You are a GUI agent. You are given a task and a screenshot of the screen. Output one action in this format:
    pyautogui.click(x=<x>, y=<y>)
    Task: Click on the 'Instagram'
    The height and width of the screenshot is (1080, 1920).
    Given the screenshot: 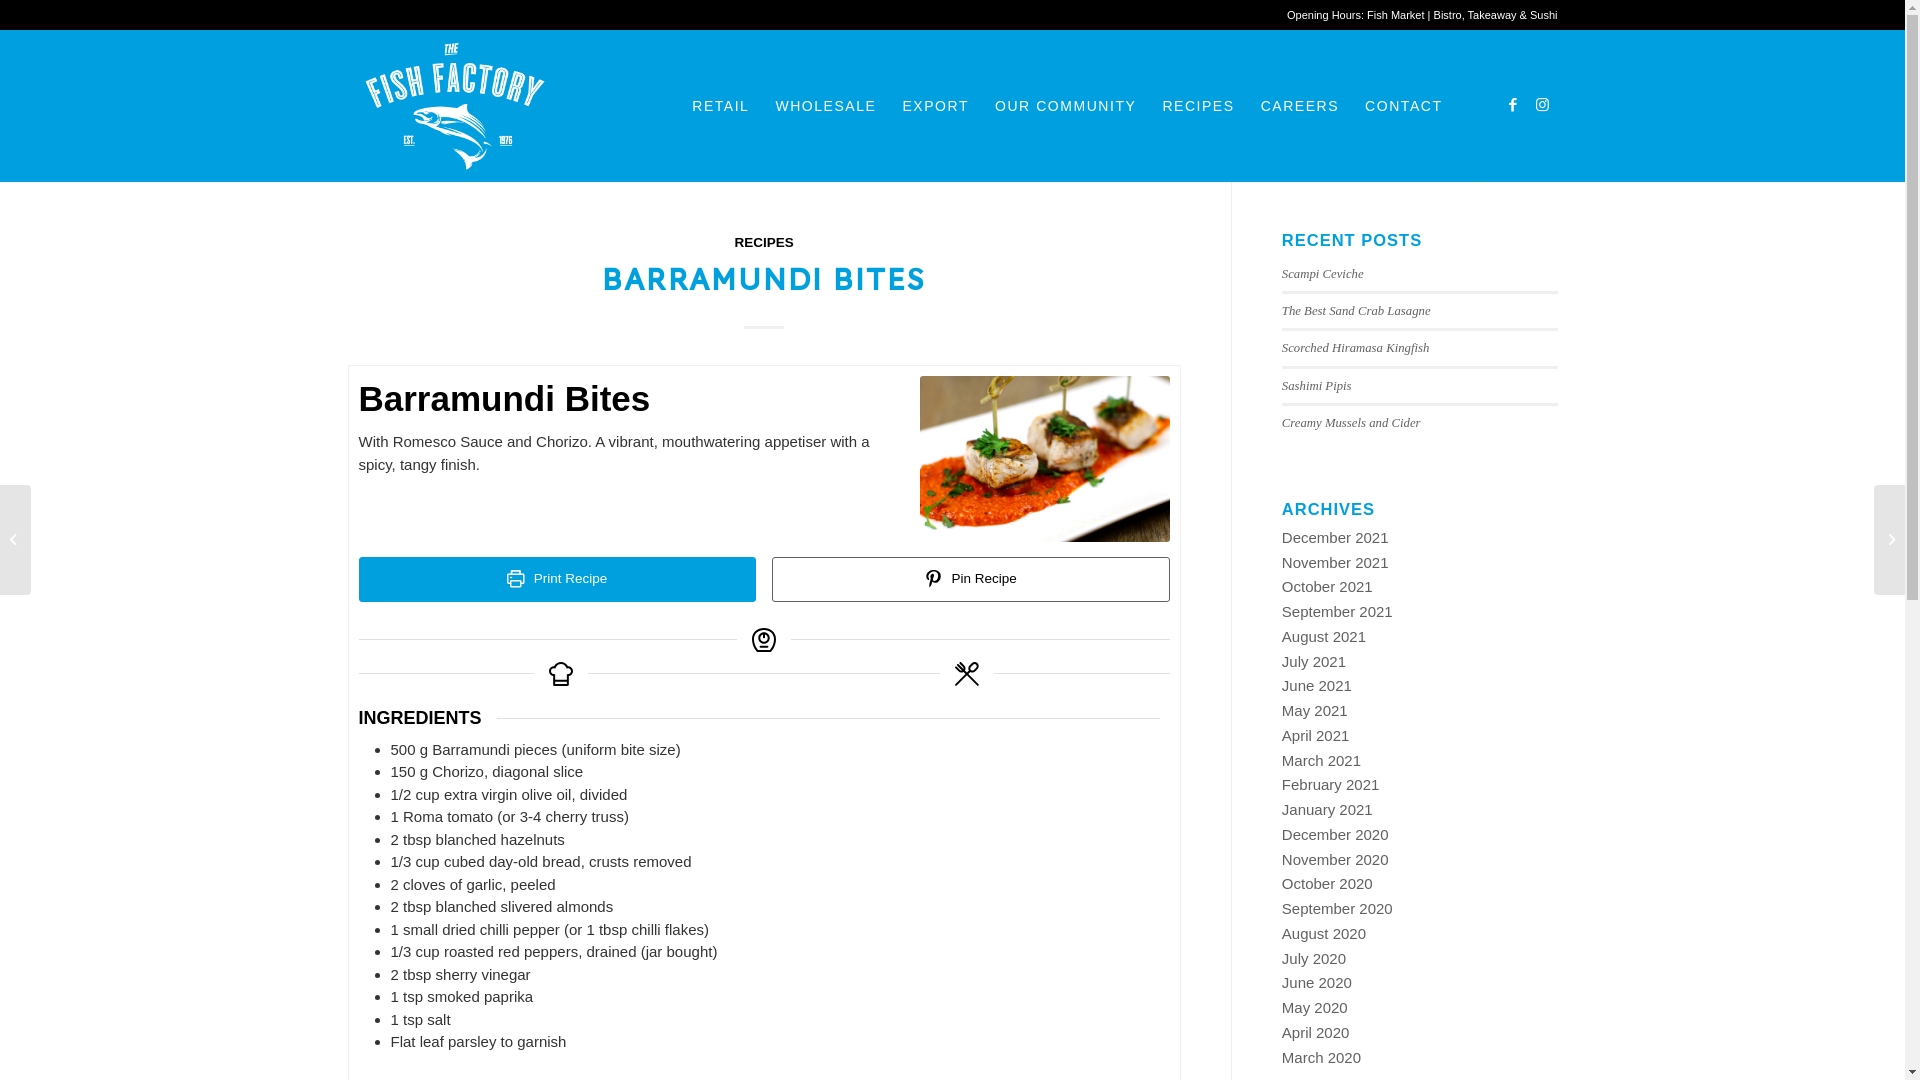 What is the action you would take?
    pyautogui.click(x=1541, y=104)
    